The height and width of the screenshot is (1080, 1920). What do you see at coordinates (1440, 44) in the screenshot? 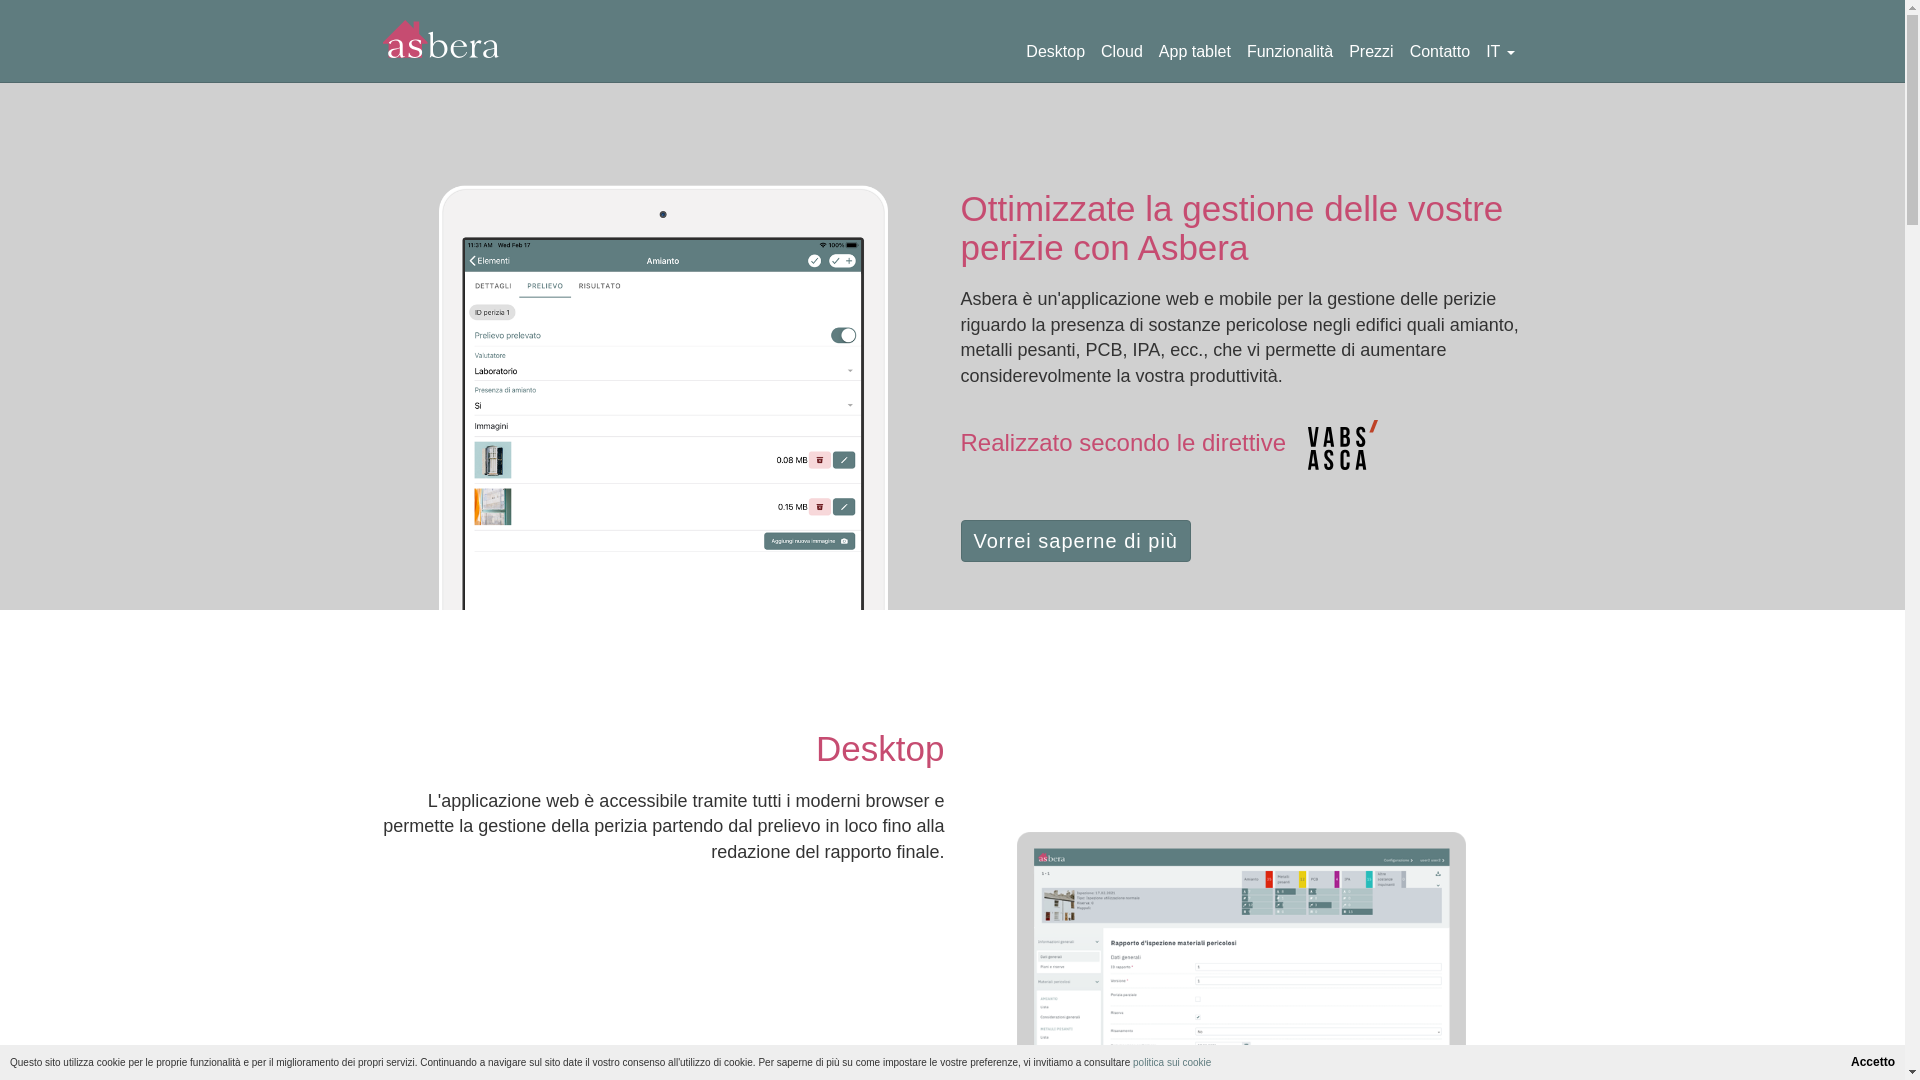
I see `'Contatto'` at bounding box center [1440, 44].